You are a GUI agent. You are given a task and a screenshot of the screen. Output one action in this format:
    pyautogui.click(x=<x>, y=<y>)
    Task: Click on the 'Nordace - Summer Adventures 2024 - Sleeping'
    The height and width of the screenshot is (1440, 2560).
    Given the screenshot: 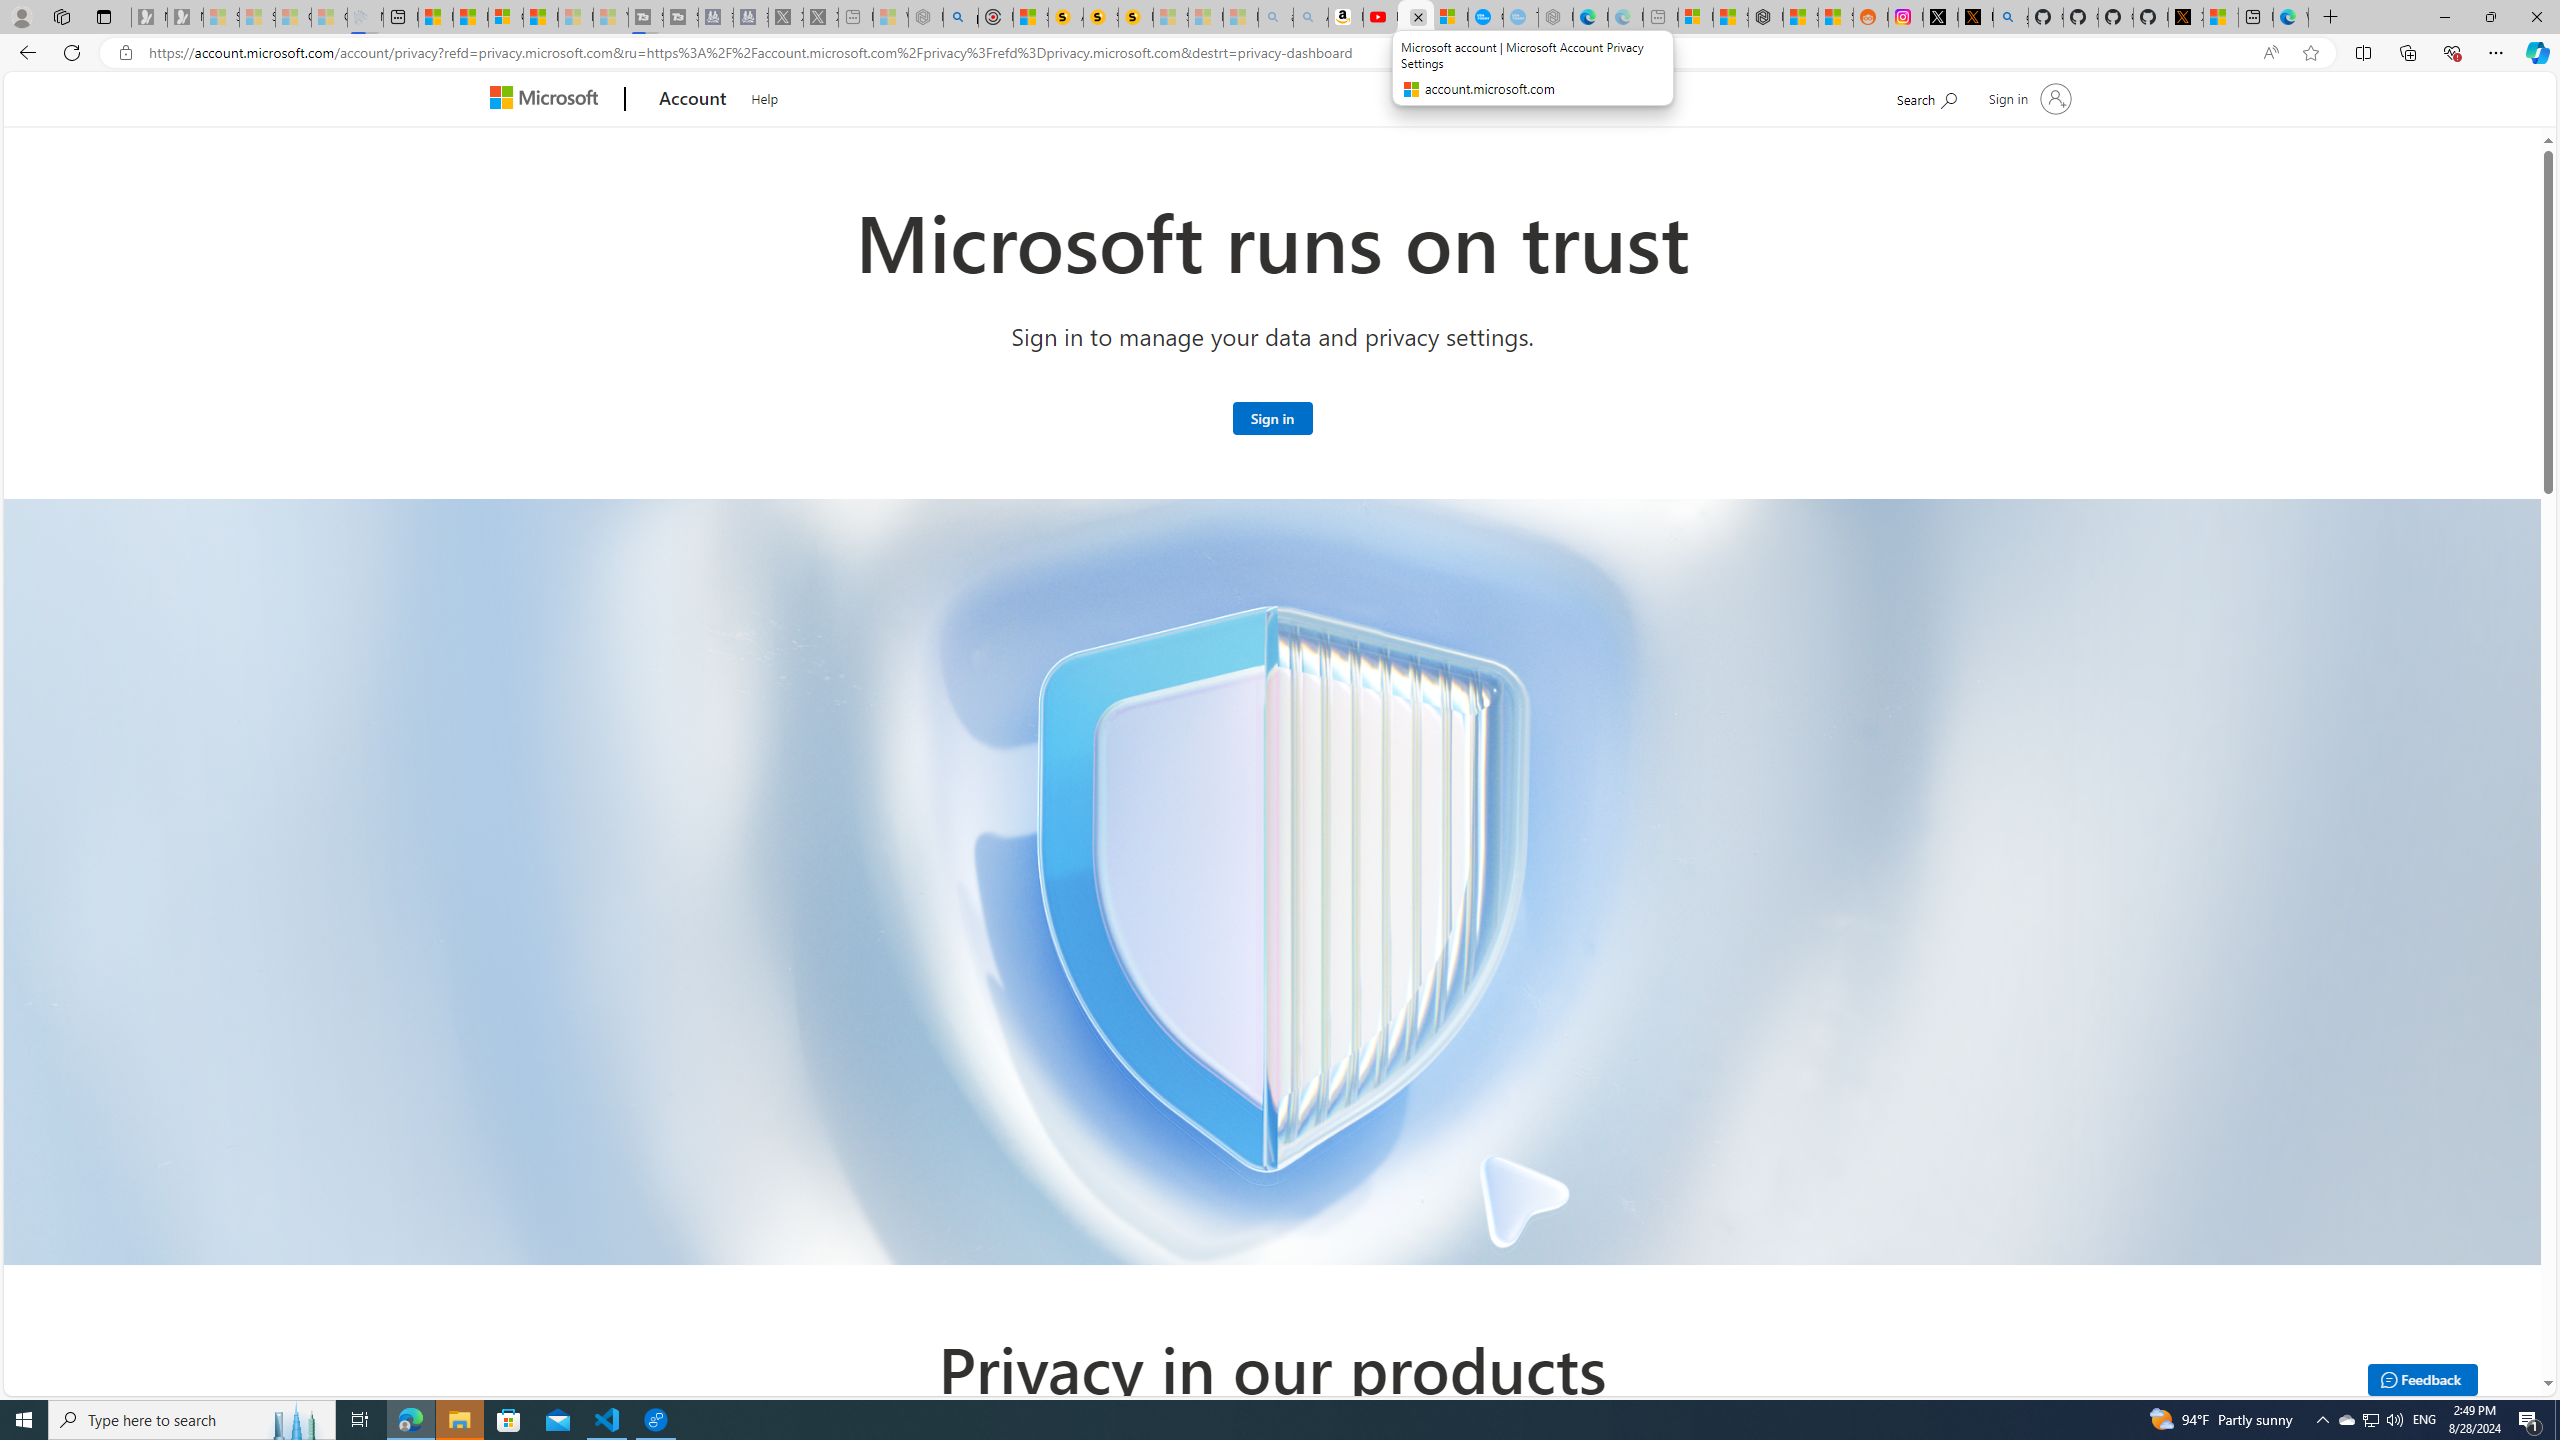 What is the action you would take?
    pyautogui.click(x=925, y=16)
    